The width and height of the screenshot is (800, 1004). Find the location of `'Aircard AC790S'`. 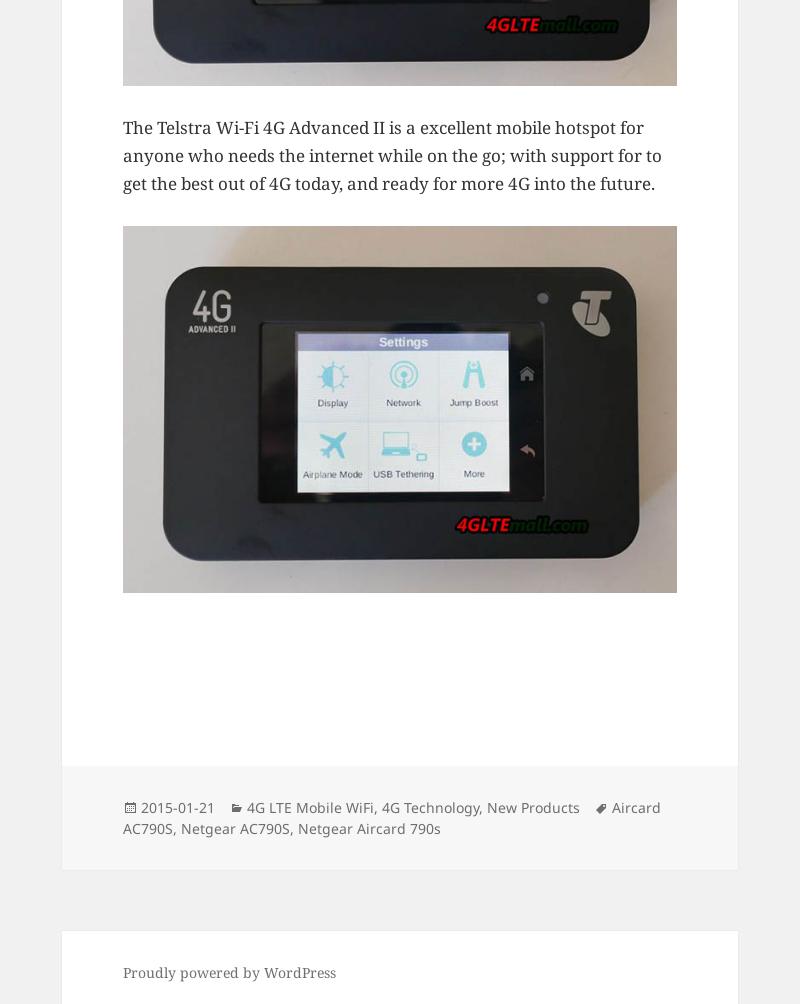

'Aircard AC790S' is located at coordinates (391, 816).